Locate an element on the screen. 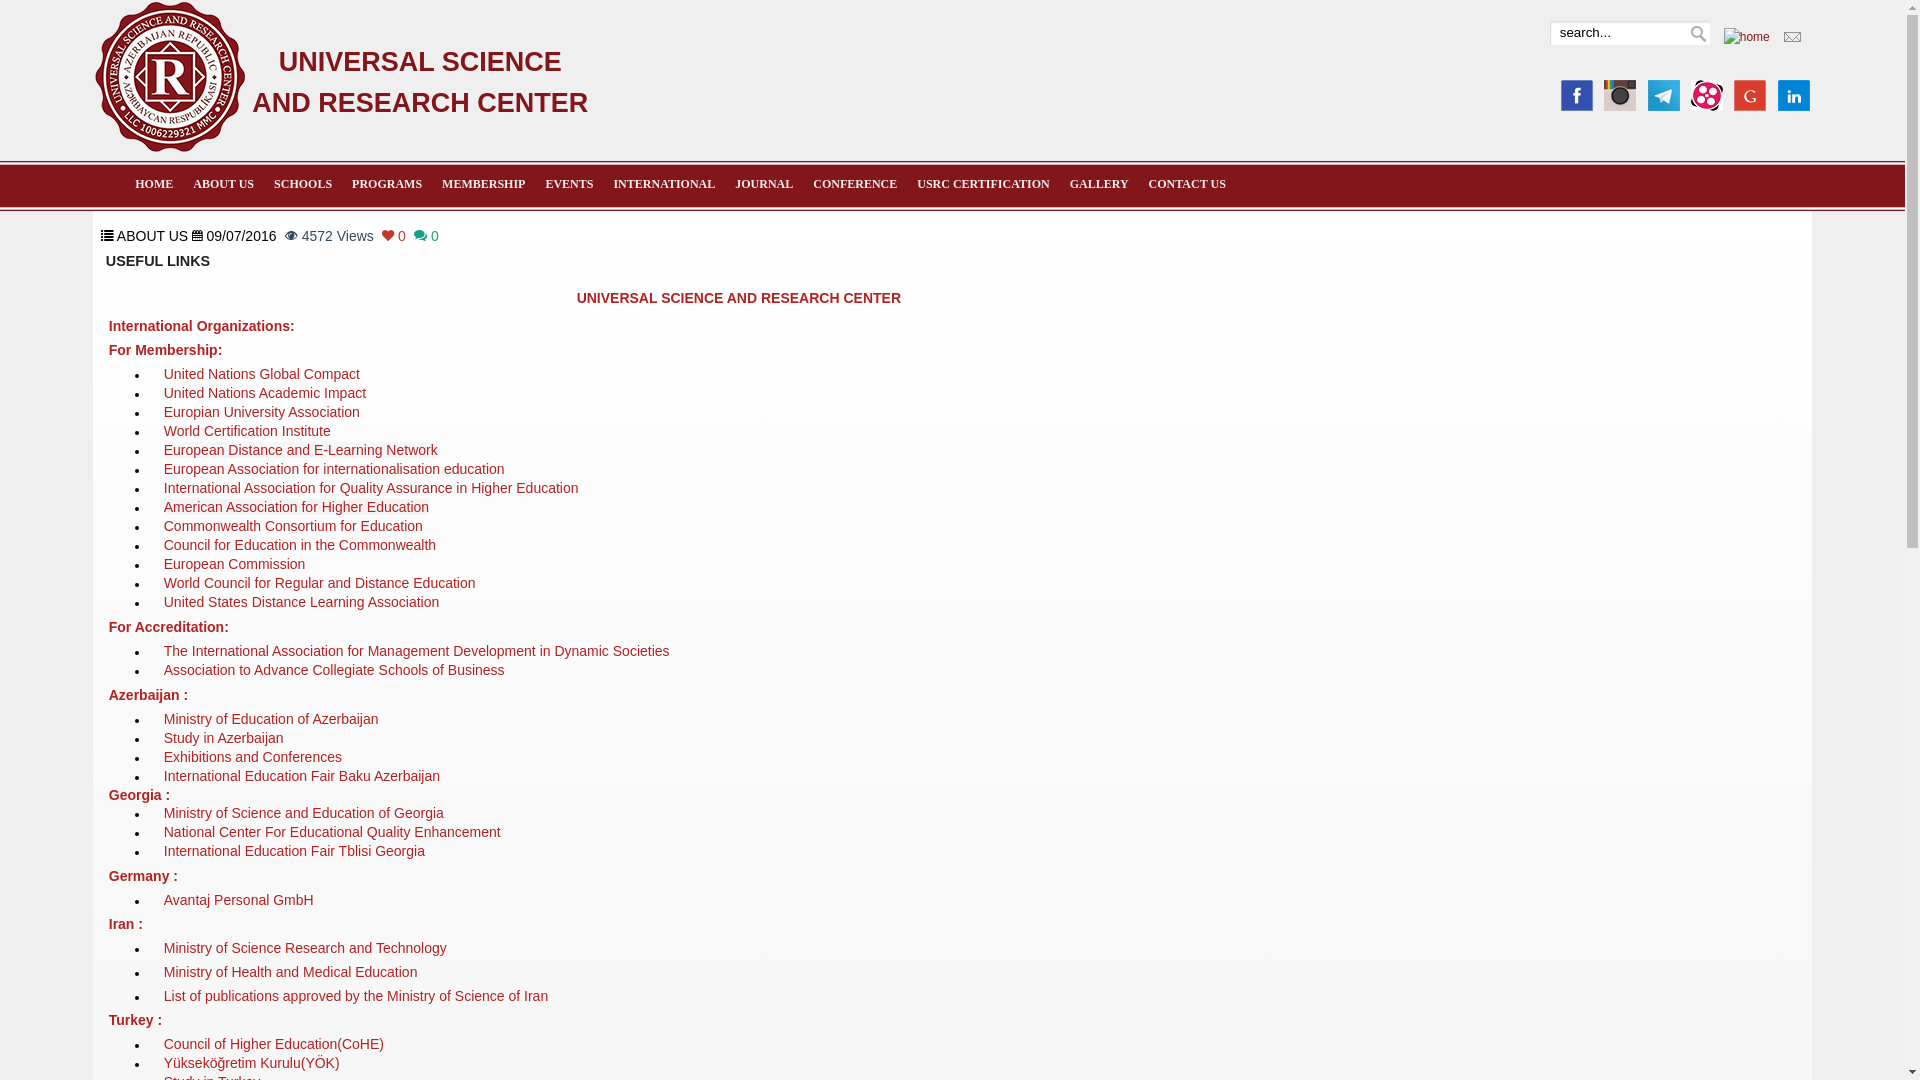 The height and width of the screenshot is (1080, 1920). 'United Nations Global Compact' is located at coordinates (261, 374).